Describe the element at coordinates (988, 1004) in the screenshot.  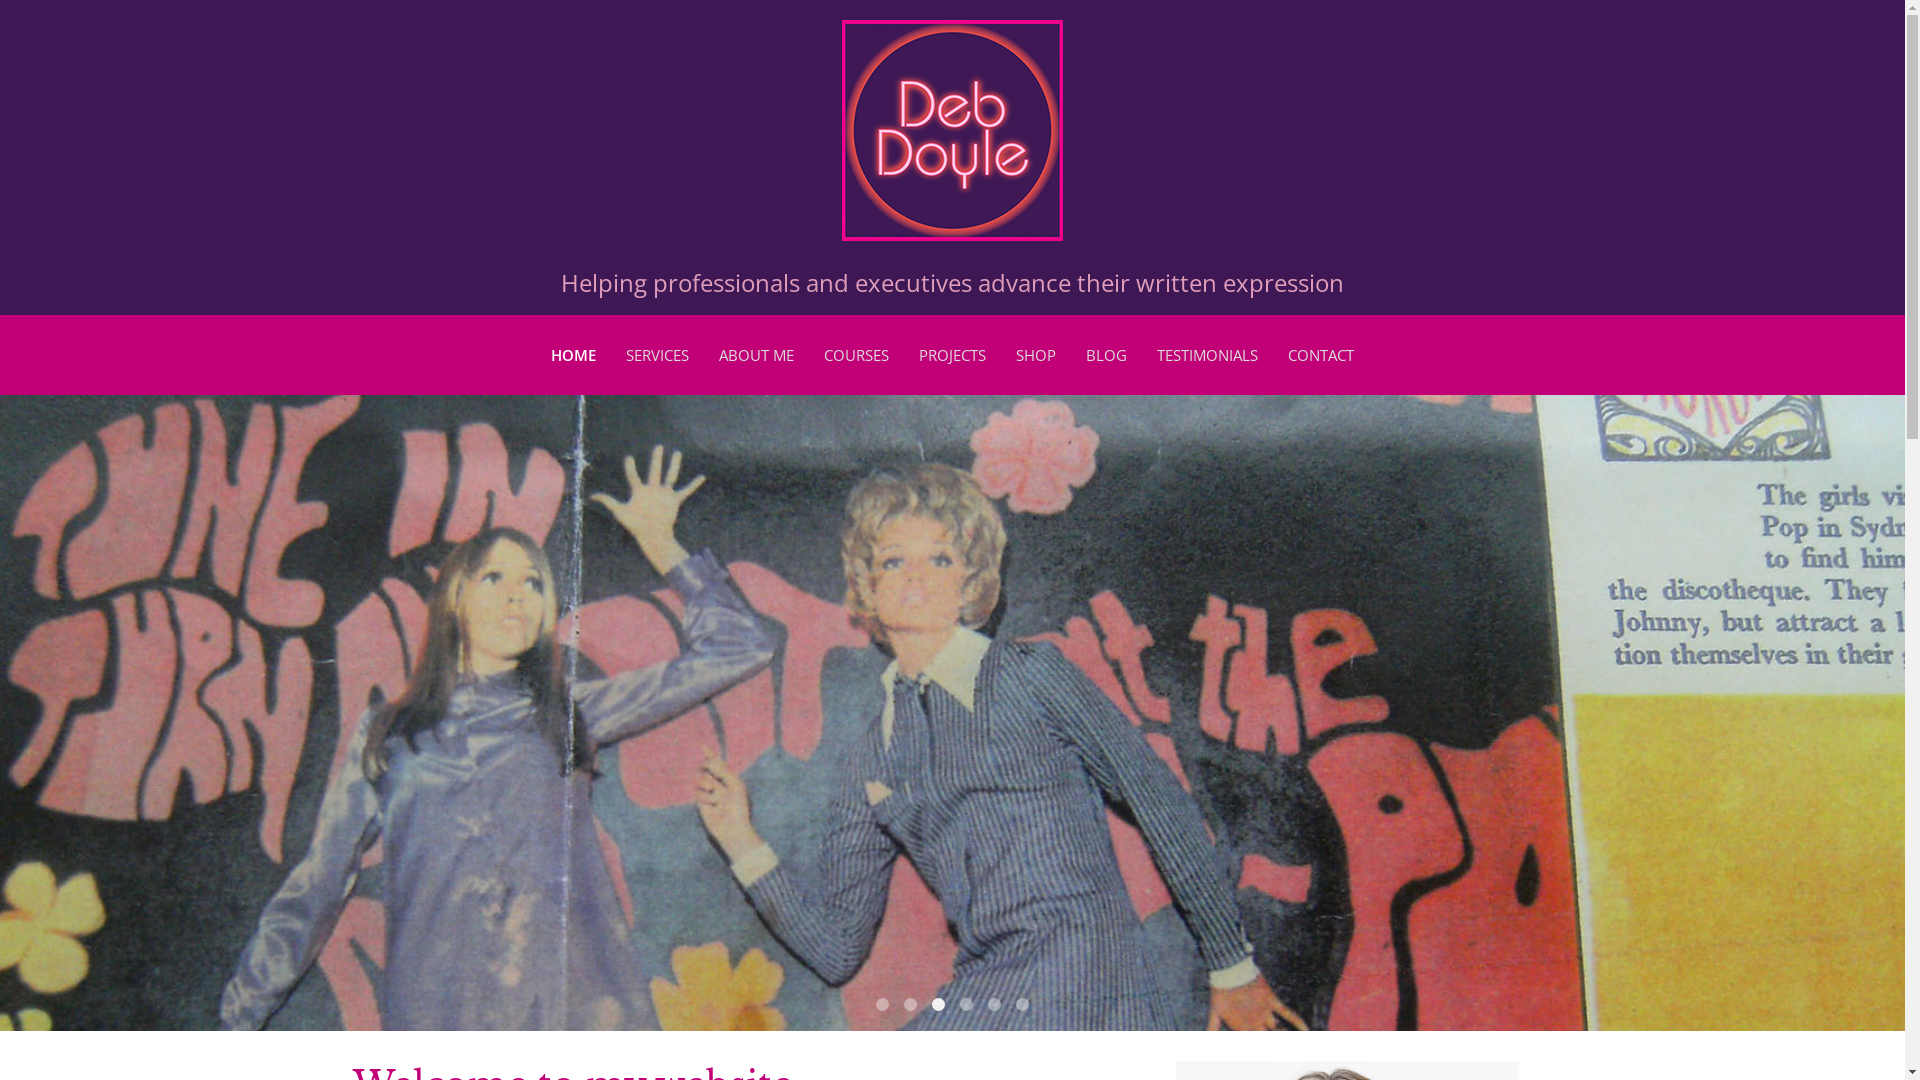
I see `'5a'` at that location.